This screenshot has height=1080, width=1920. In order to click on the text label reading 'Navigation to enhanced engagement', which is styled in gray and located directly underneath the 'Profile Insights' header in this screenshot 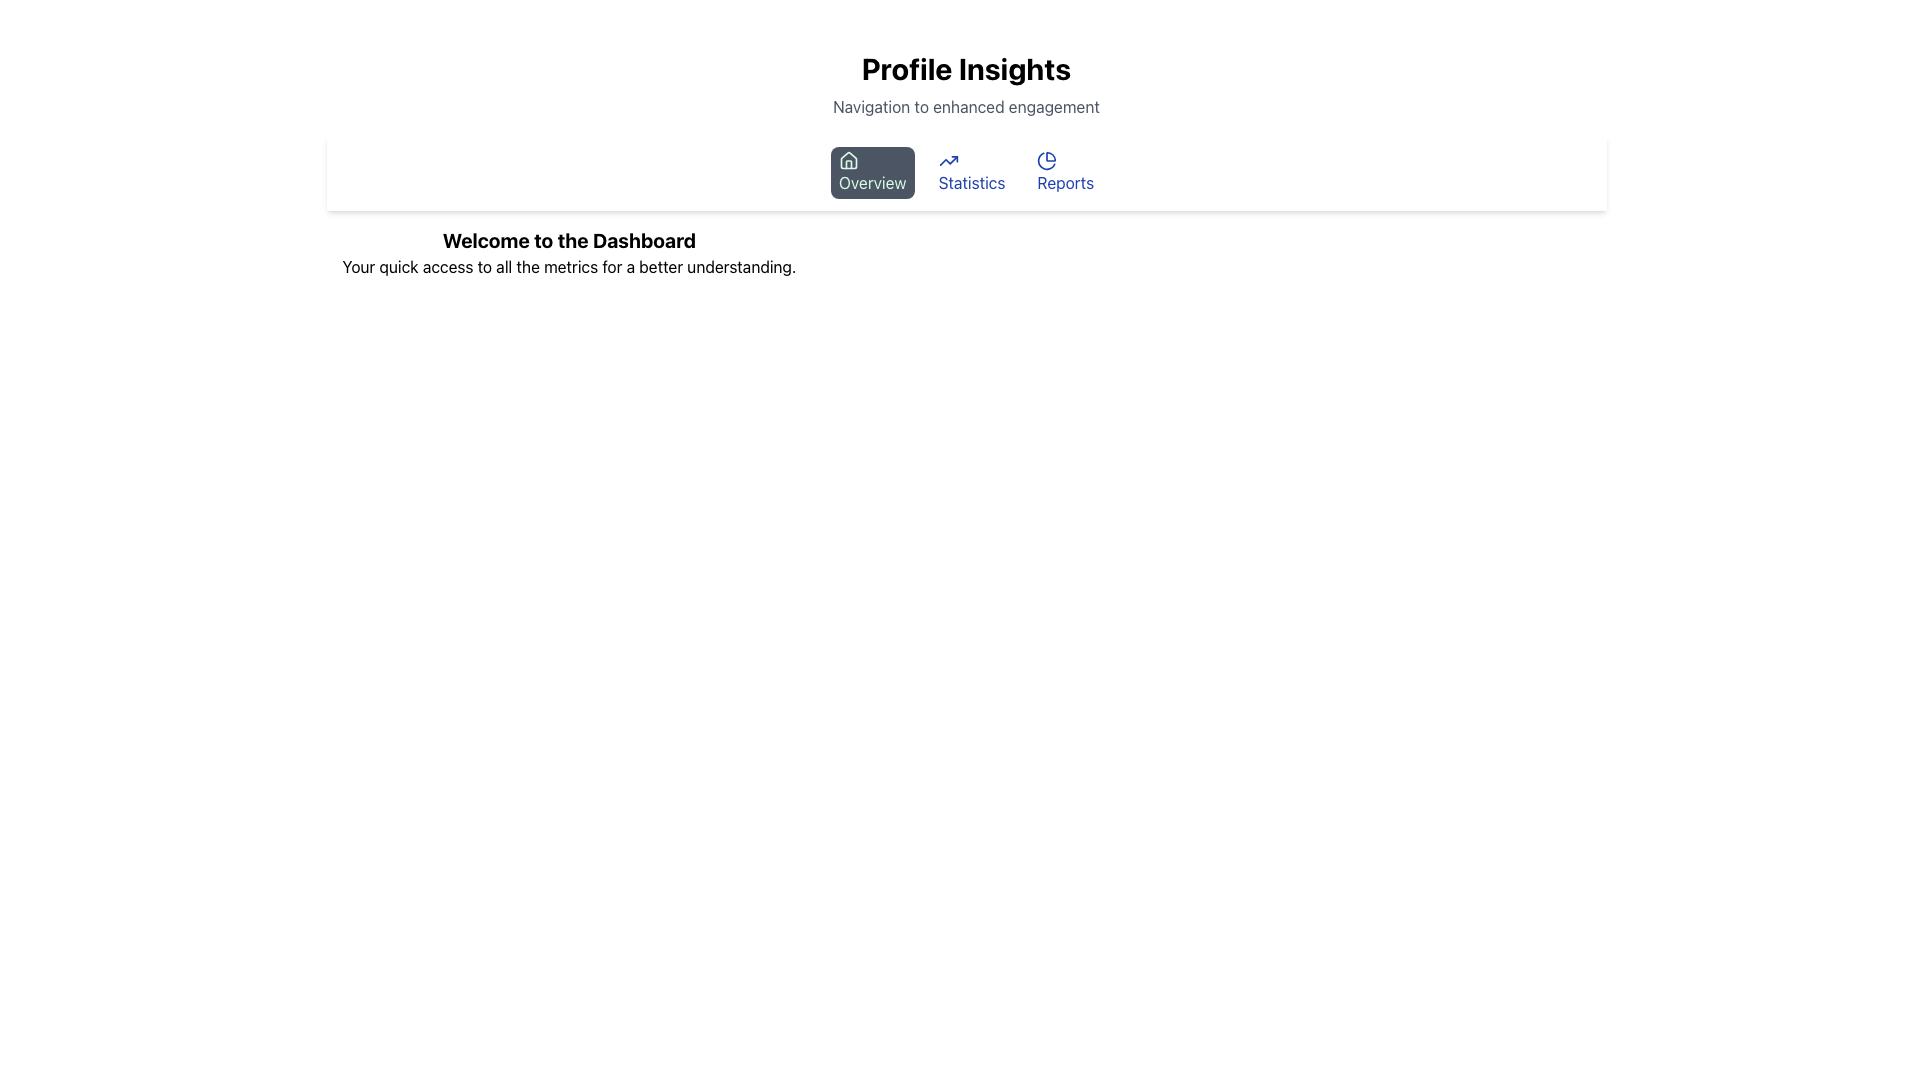, I will do `click(966, 107)`.